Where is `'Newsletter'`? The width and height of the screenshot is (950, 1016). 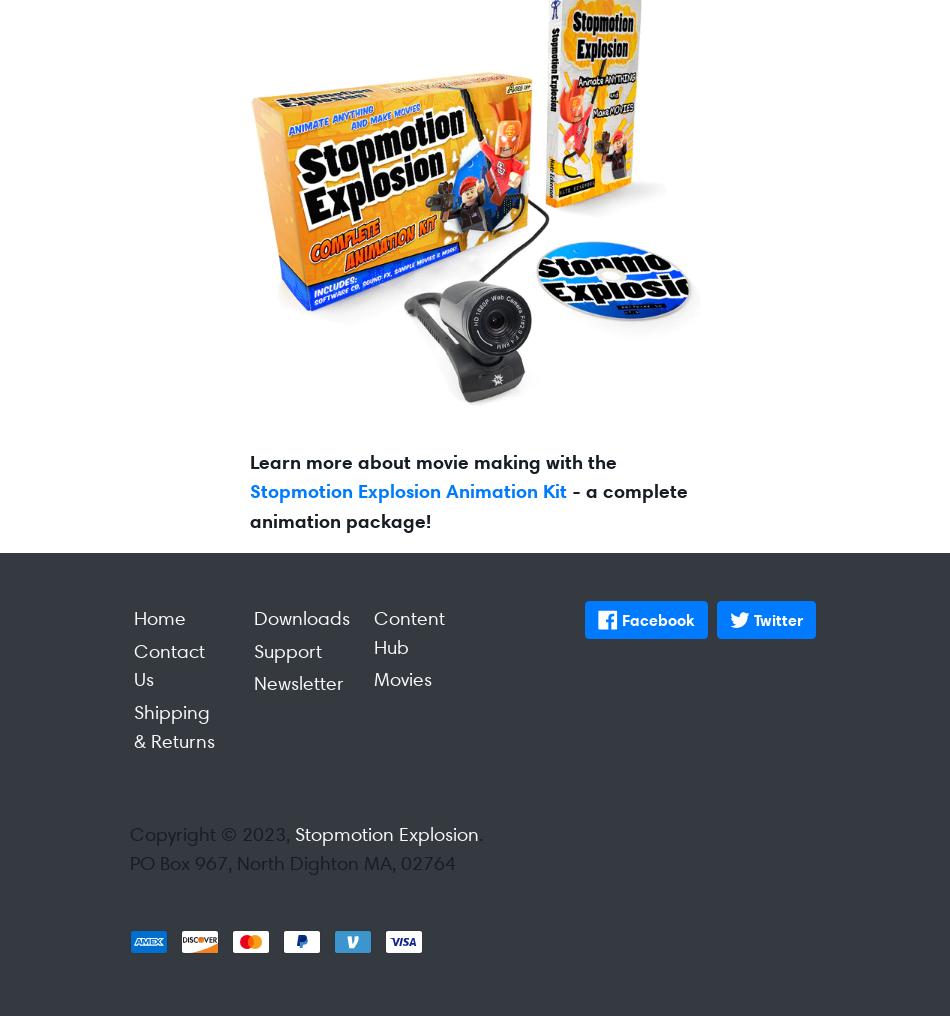
'Newsletter' is located at coordinates (297, 682).